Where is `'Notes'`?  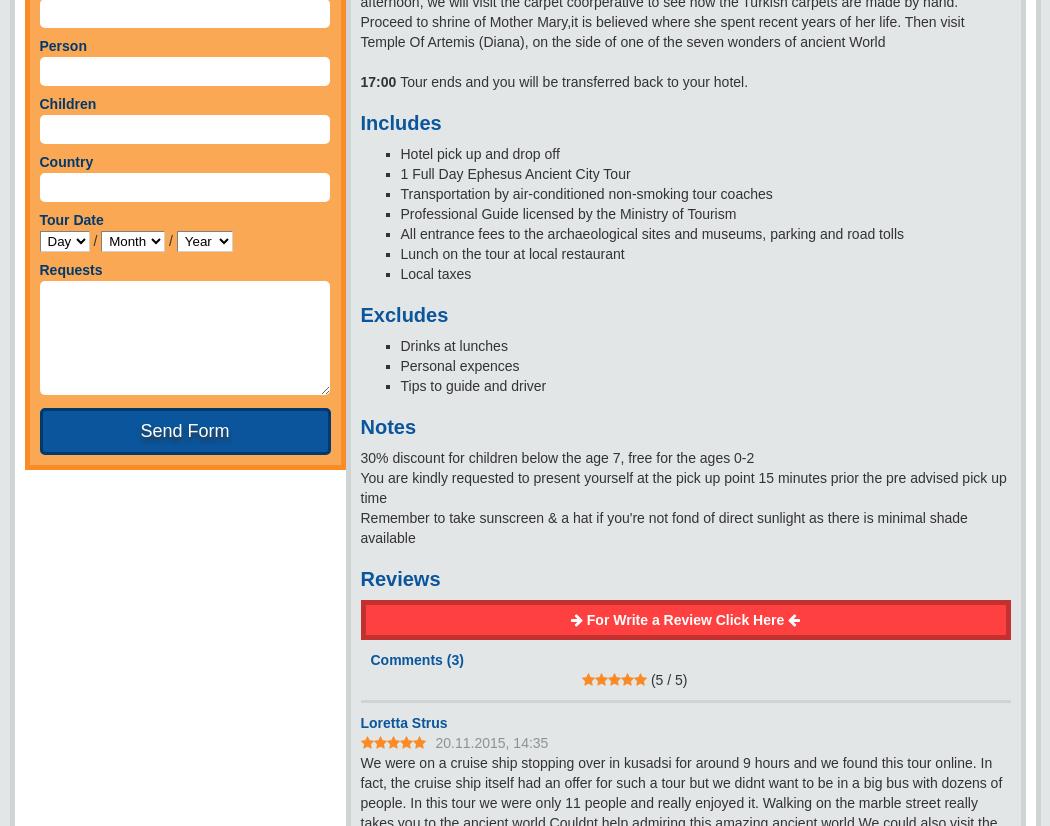
'Notes' is located at coordinates (387, 426).